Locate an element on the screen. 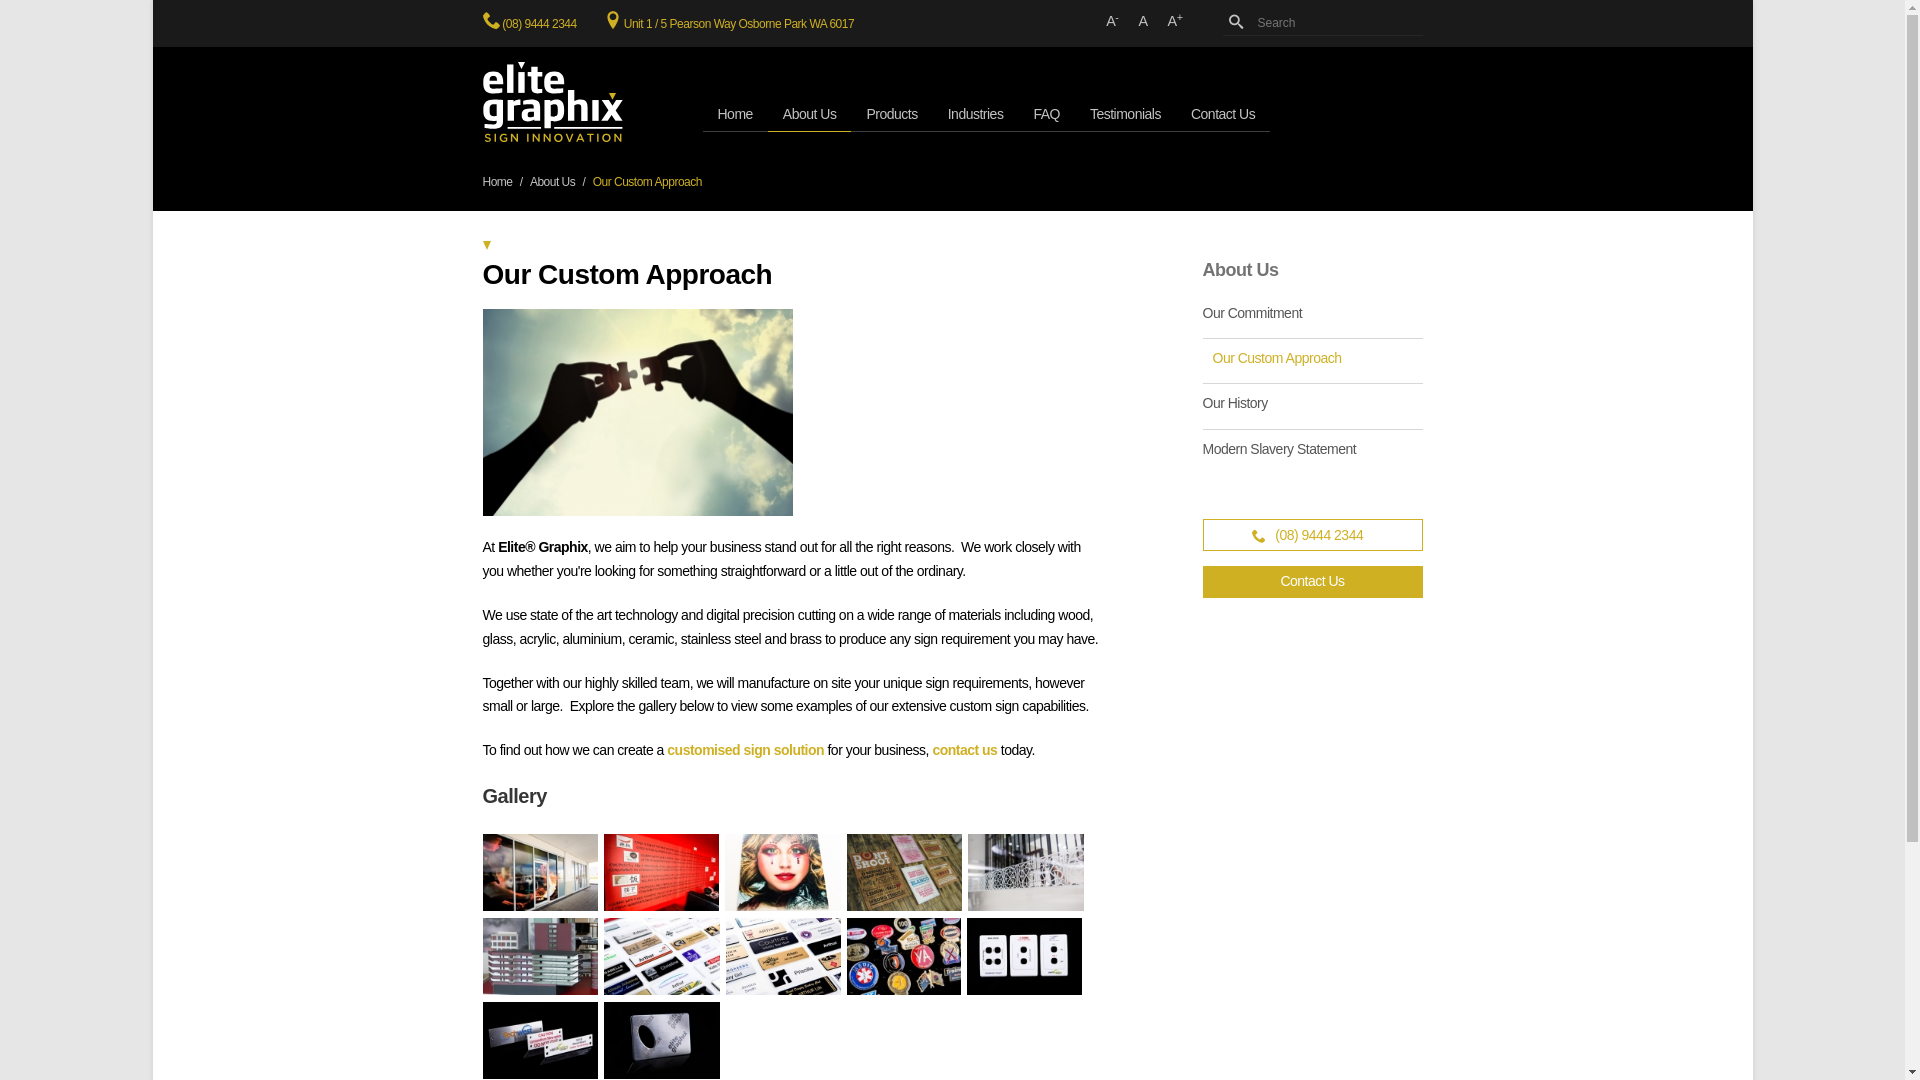  'Contact Us' is located at coordinates (1311, 582).